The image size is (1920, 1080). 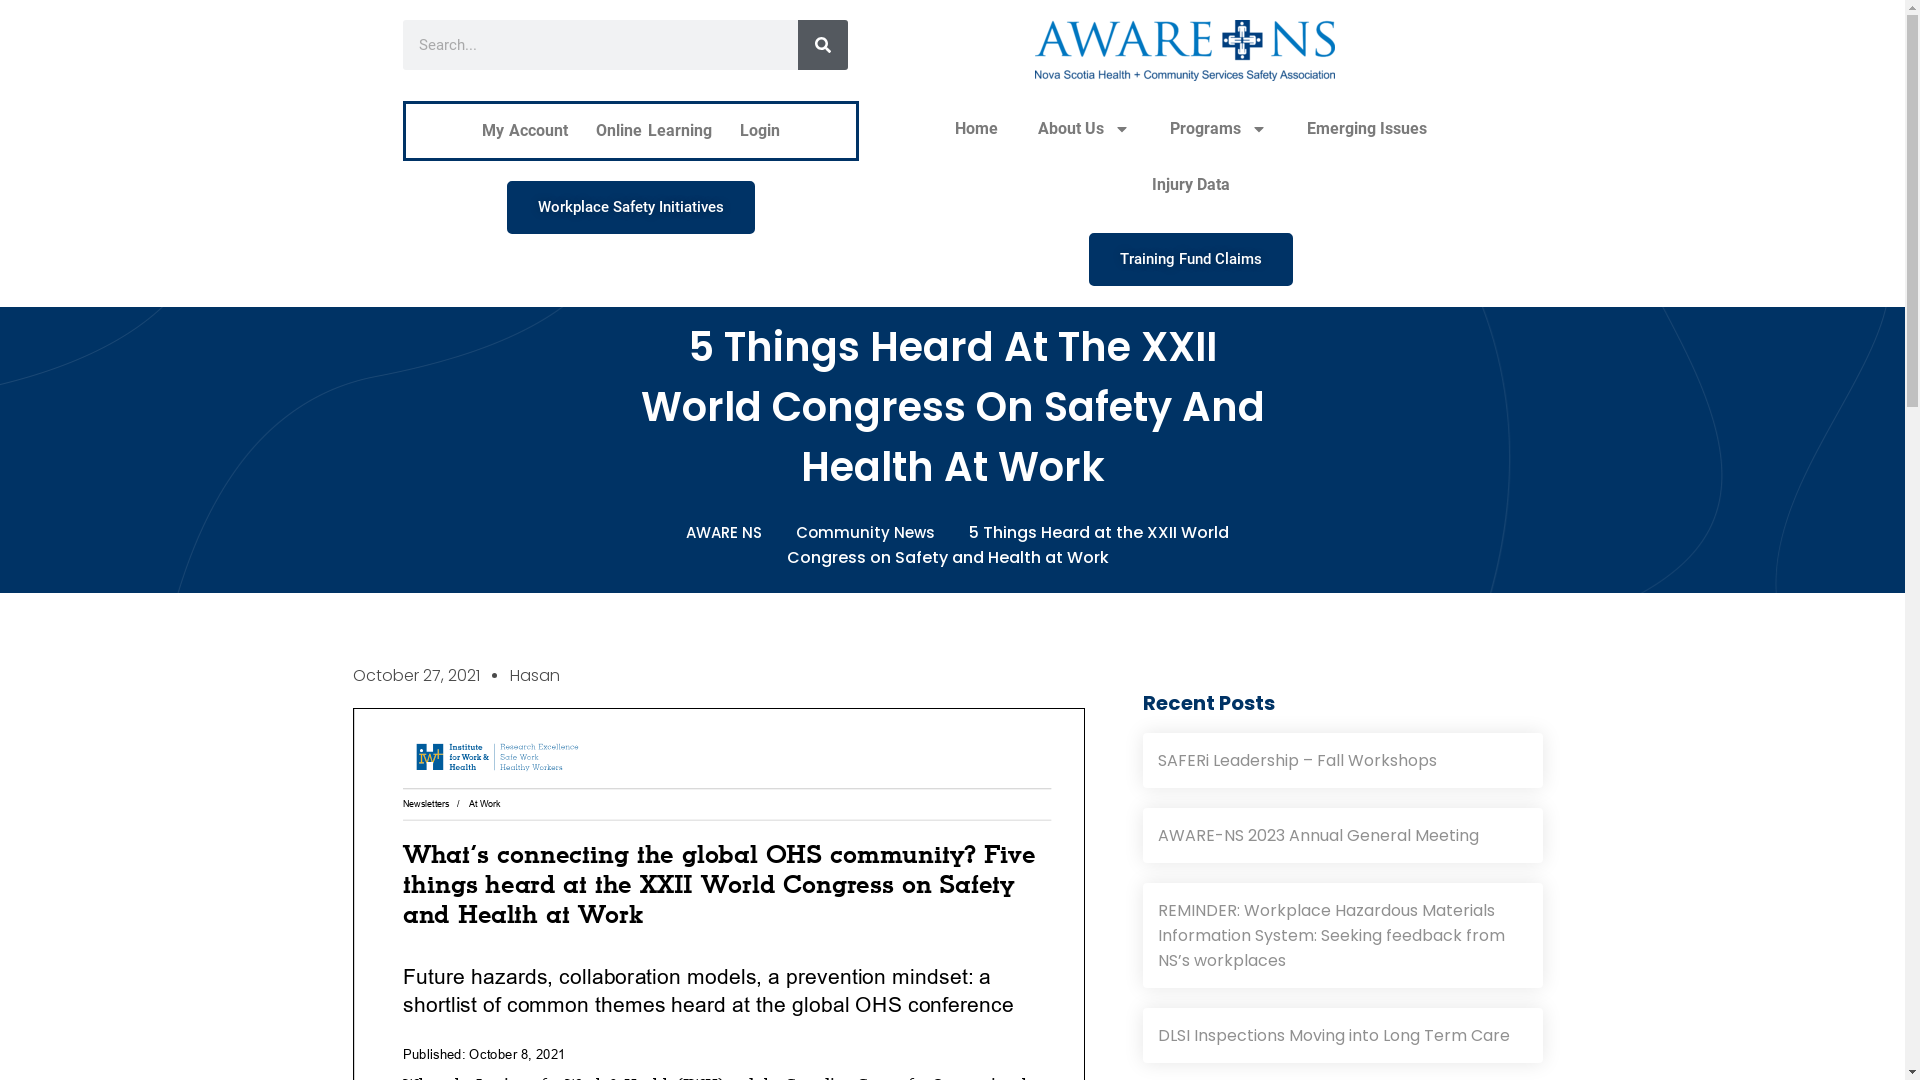 What do you see at coordinates (870, 531) in the screenshot?
I see `'Community News'` at bounding box center [870, 531].